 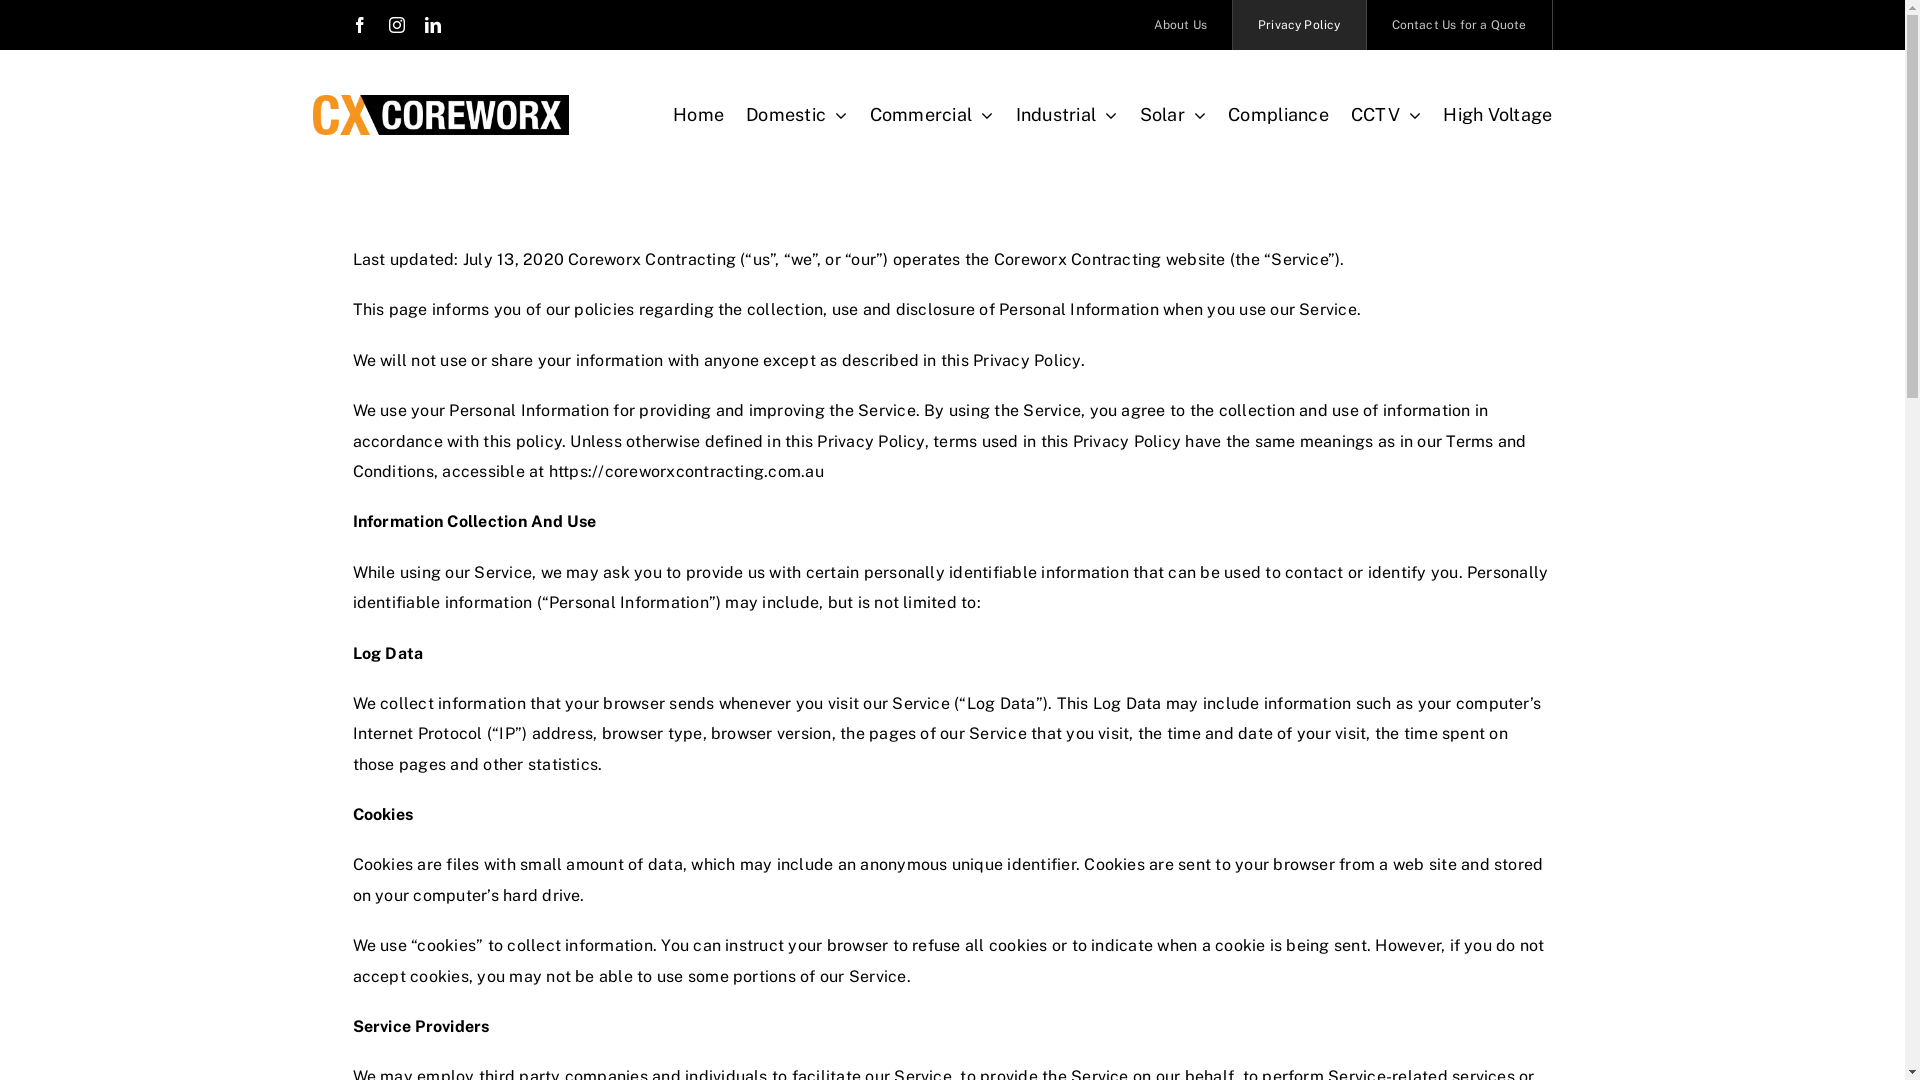 What do you see at coordinates (698, 115) in the screenshot?
I see `'Home'` at bounding box center [698, 115].